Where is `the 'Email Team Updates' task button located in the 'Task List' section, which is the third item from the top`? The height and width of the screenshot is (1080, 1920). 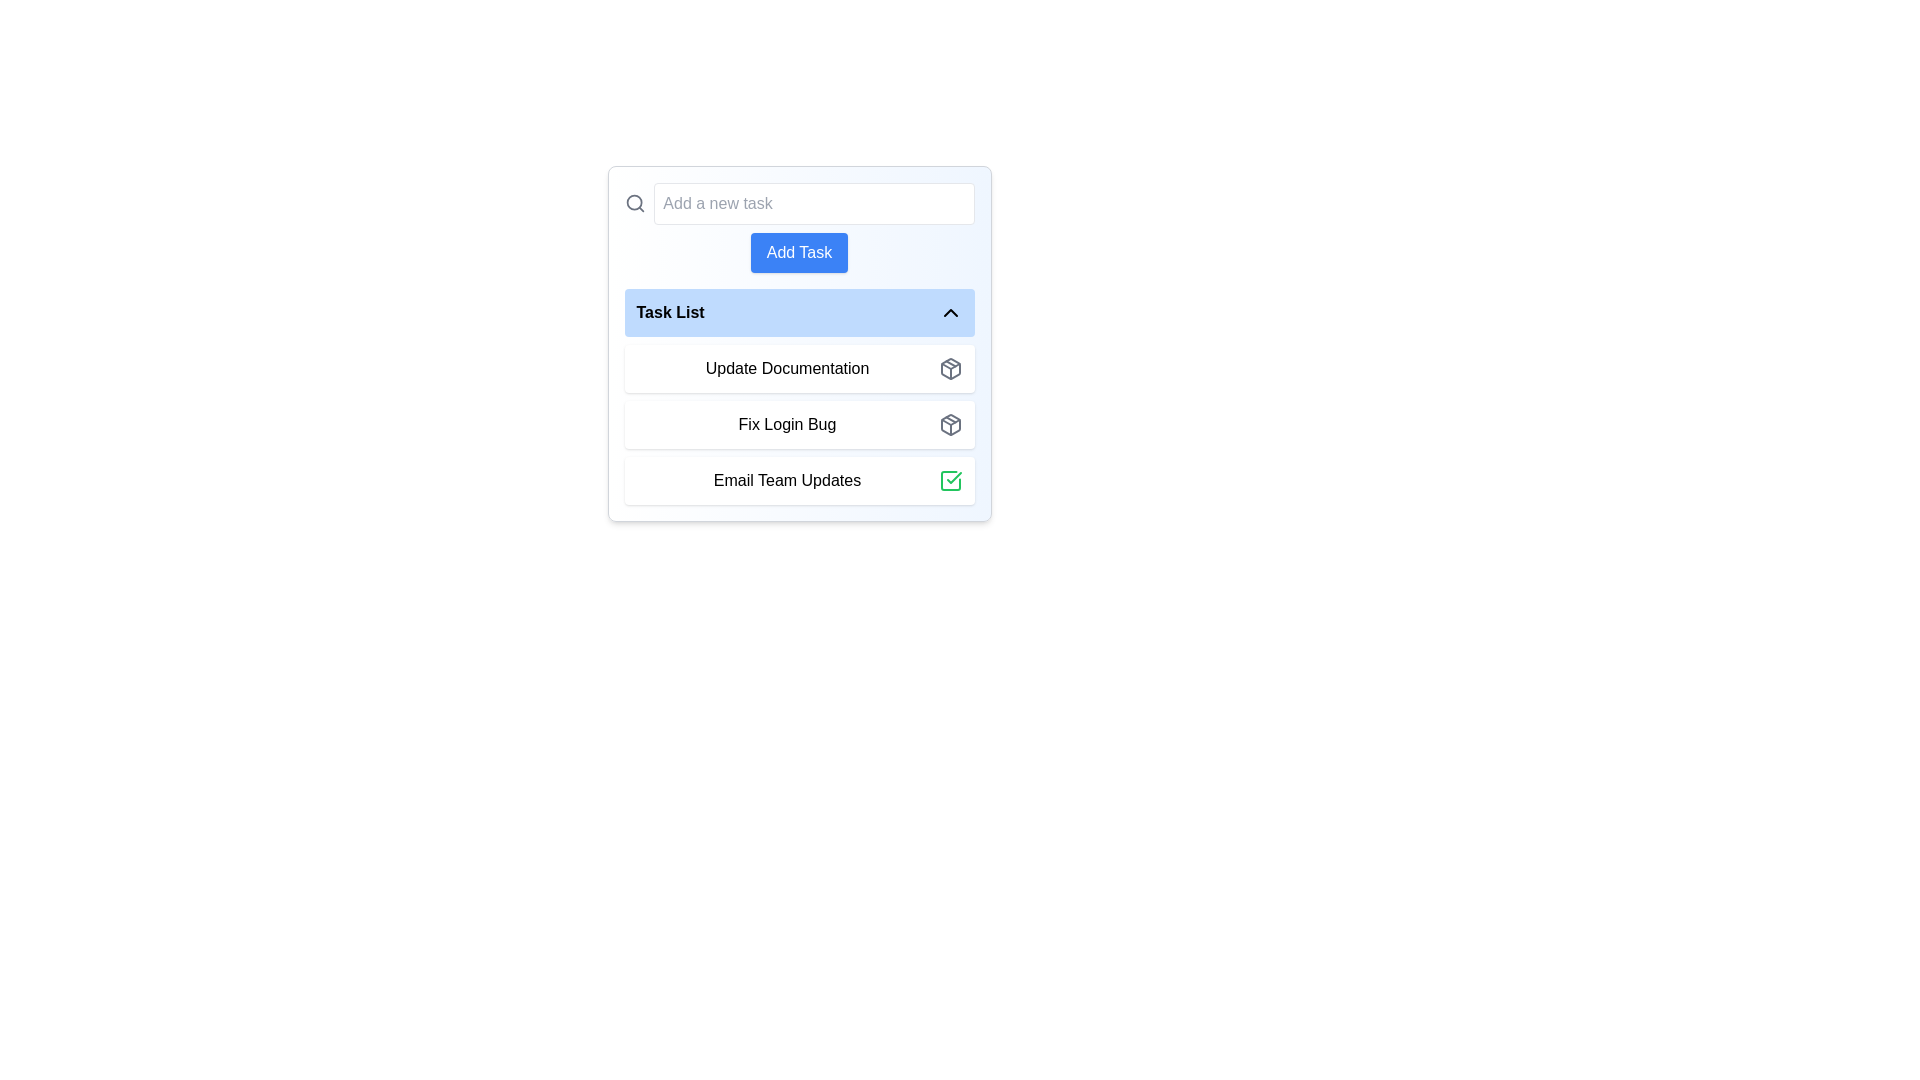
the 'Email Team Updates' task button located in the 'Task List' section, which is the third item from the top is located at coordinates (798, 481).